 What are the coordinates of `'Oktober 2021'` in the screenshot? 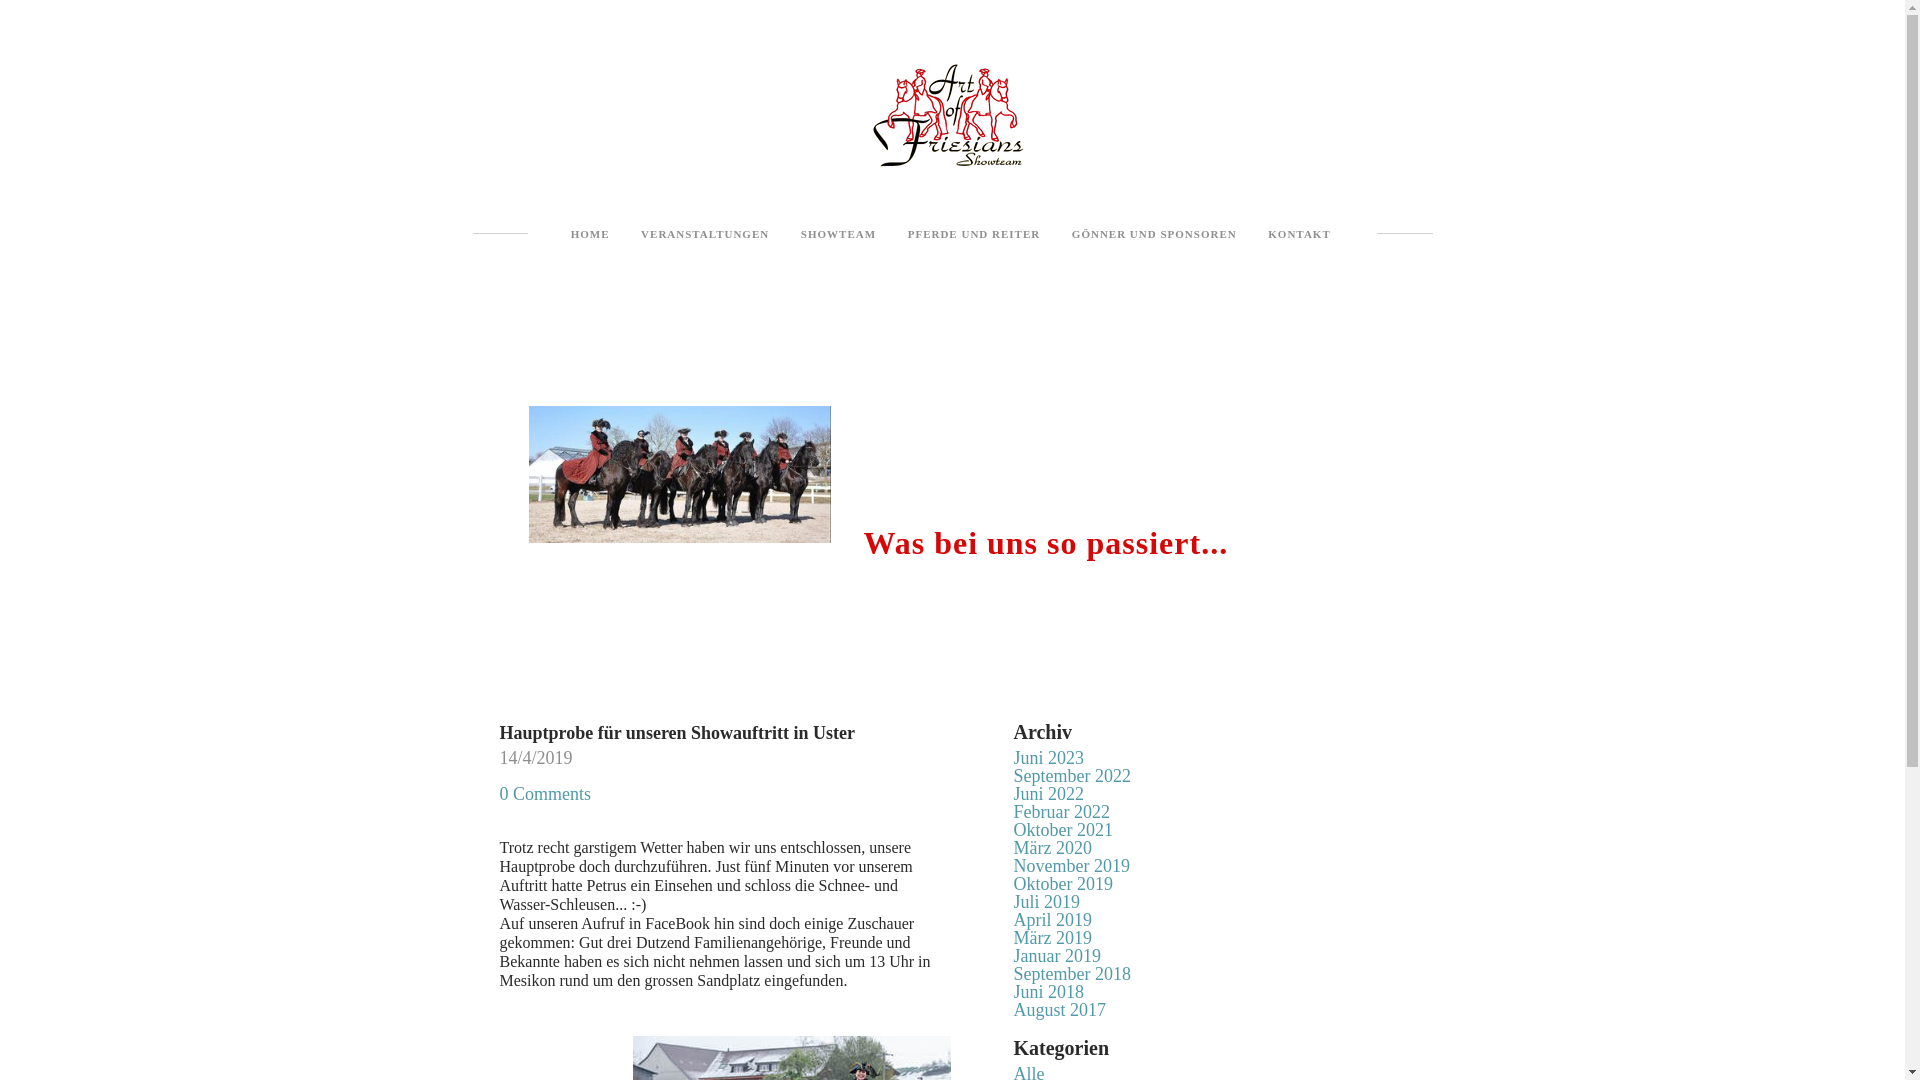 It's located at (1062, 829).